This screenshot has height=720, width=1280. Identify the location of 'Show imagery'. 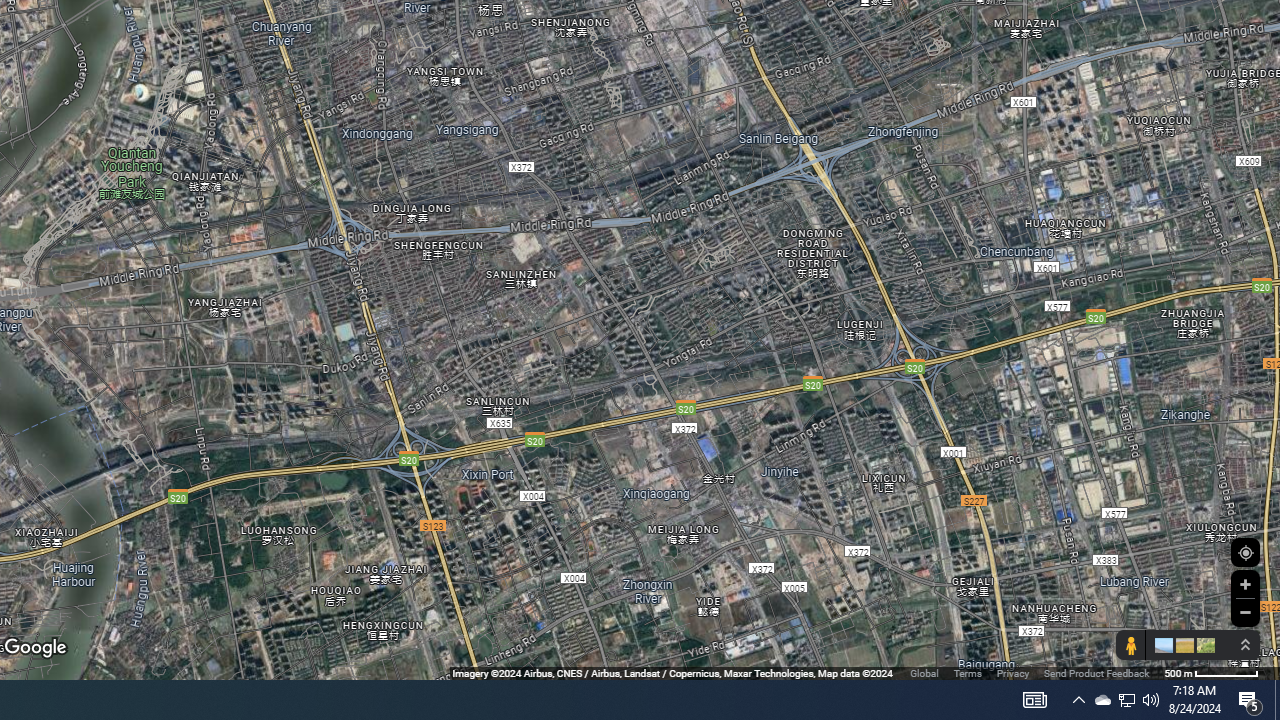
(1202, 645).